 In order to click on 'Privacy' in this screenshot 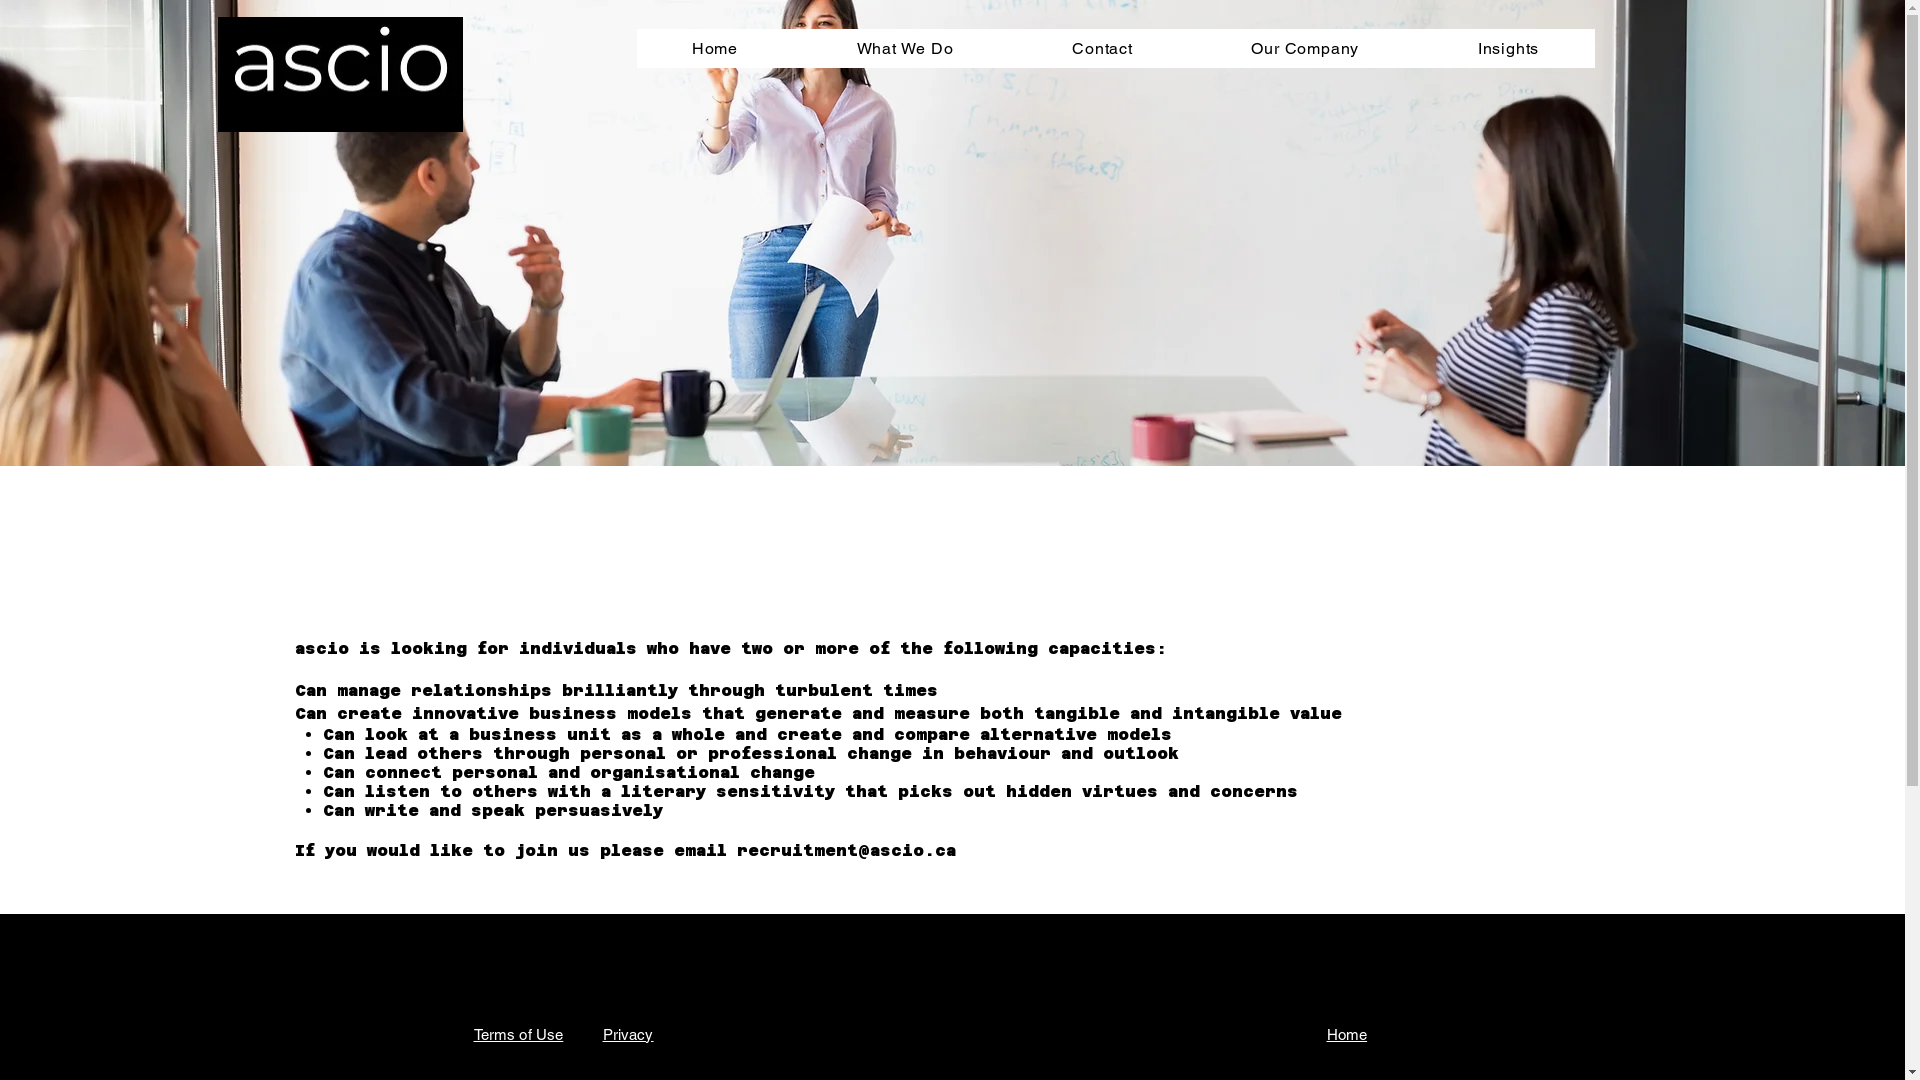, I will do `click(626, 1034)`.